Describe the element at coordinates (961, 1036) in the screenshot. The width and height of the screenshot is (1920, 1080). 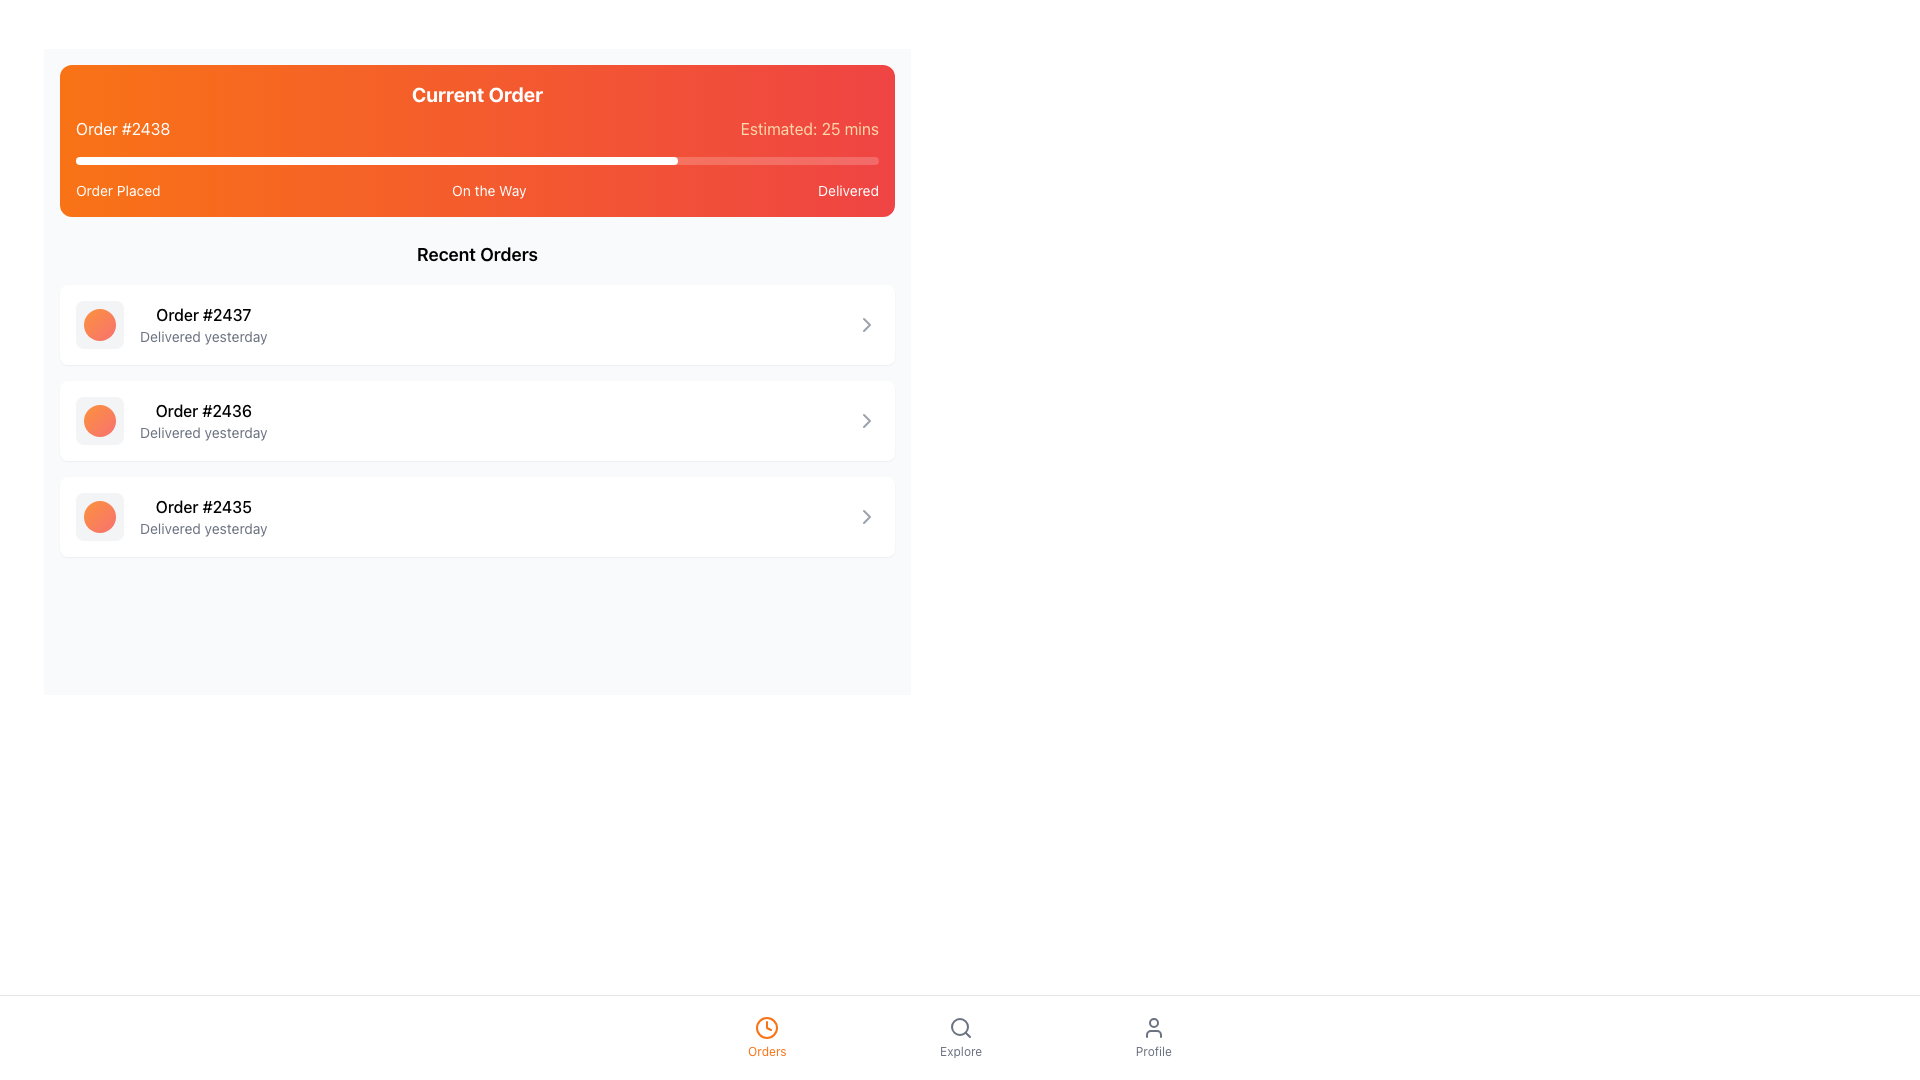
I see `the interactive button labeled 'Explore' with a magnifying glass icon, located in the middle section of the footer navigation bar` at that location.